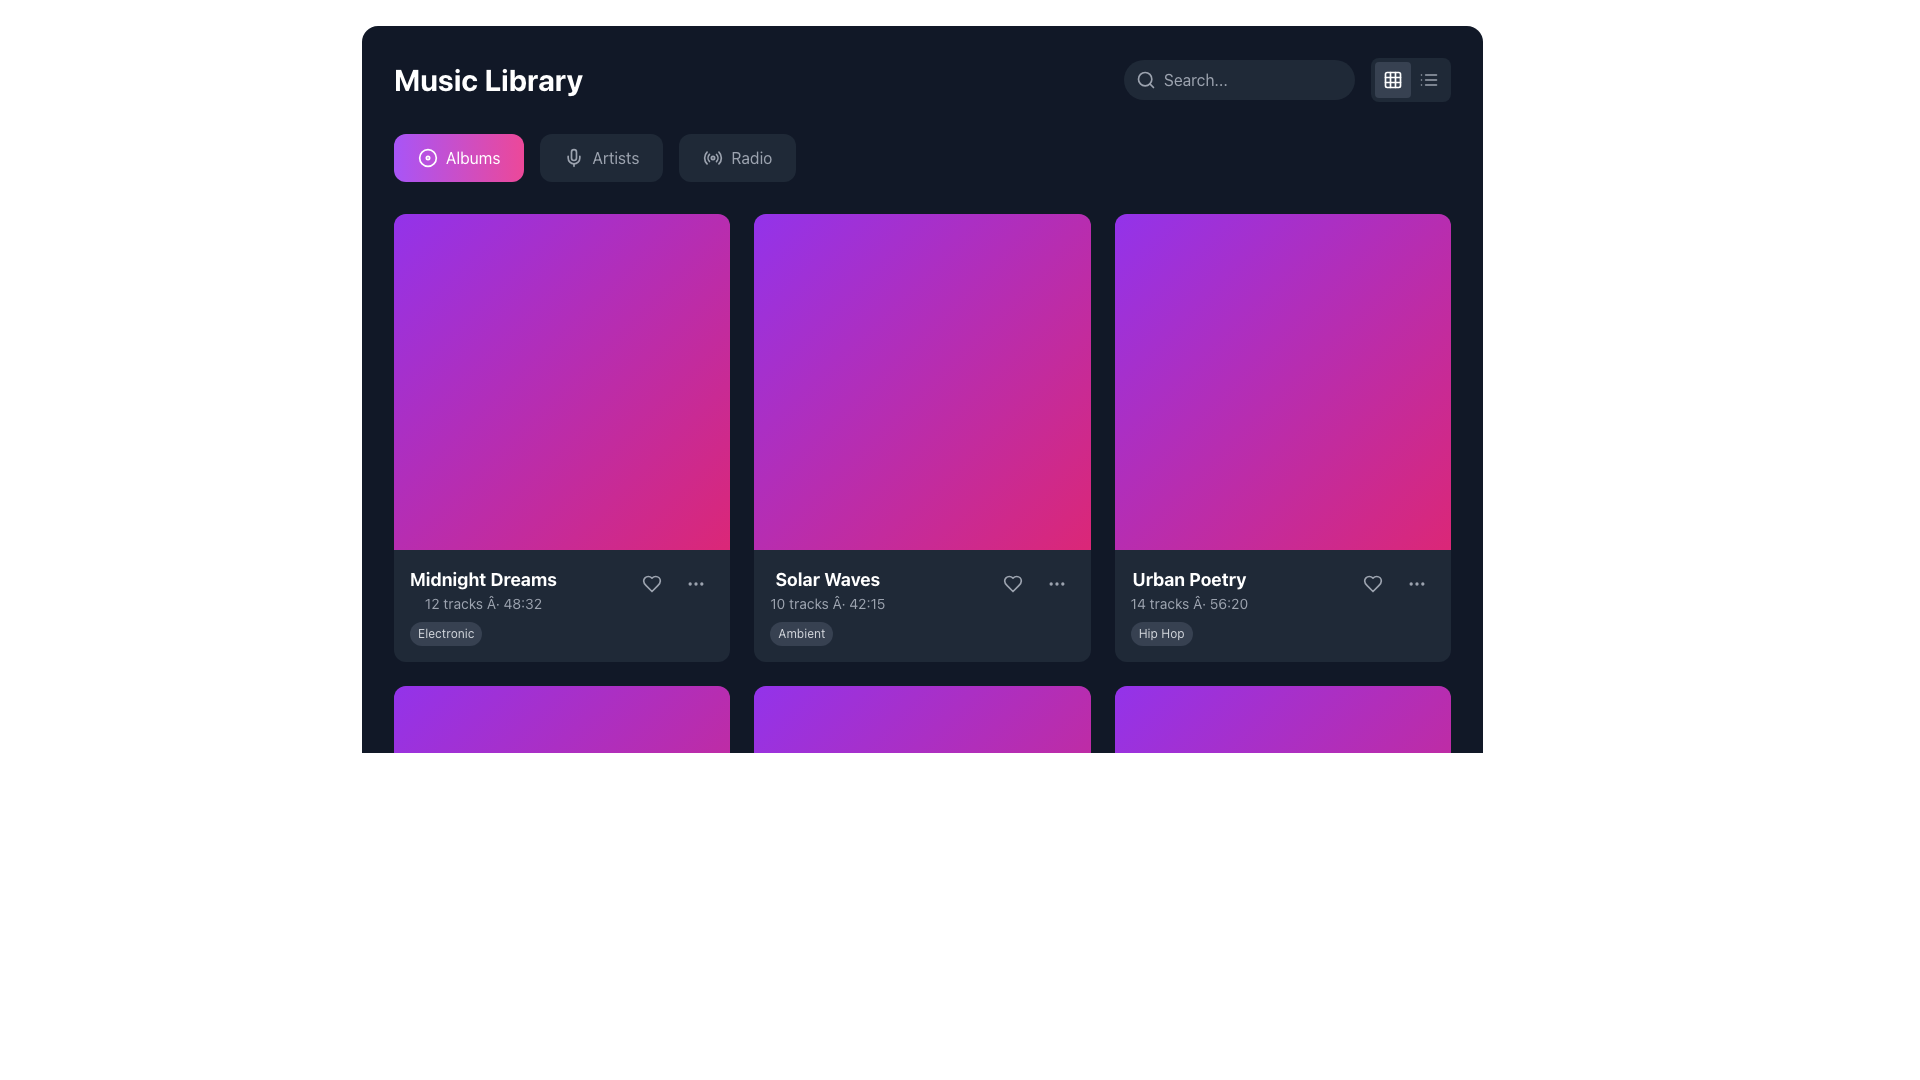  I want to click on the text label displaying metadata about the album 'Solar Waves', which is located directly below its title in the second card from the left in the top row of a grid layout, so click(827, 603).